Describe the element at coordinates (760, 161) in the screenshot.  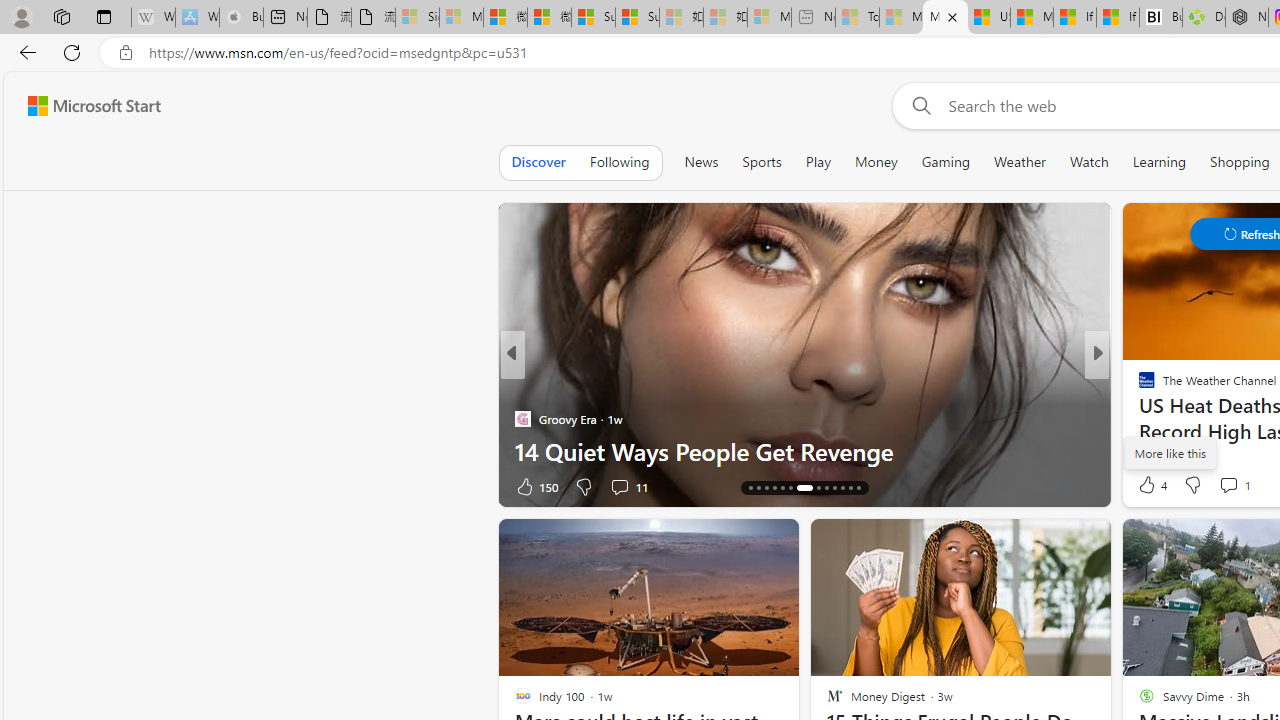
I see `'Sports'` at that location.